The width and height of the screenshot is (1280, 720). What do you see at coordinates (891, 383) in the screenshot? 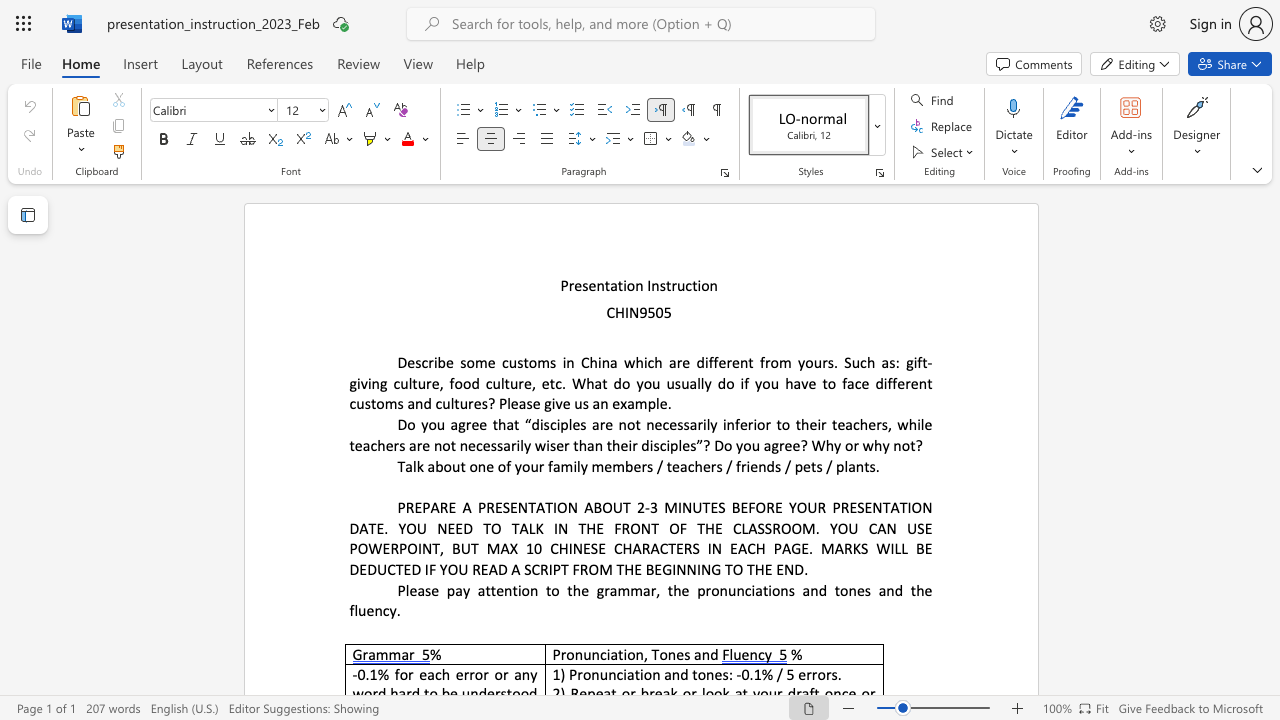
I see `the subset text "ferent cus" within the text "Describe some customs in China which are different from yours. Such as: gift-giving culture, food culture, etc. What do you usually do if you have to face different customs and"` at bounding box center [891, 383].